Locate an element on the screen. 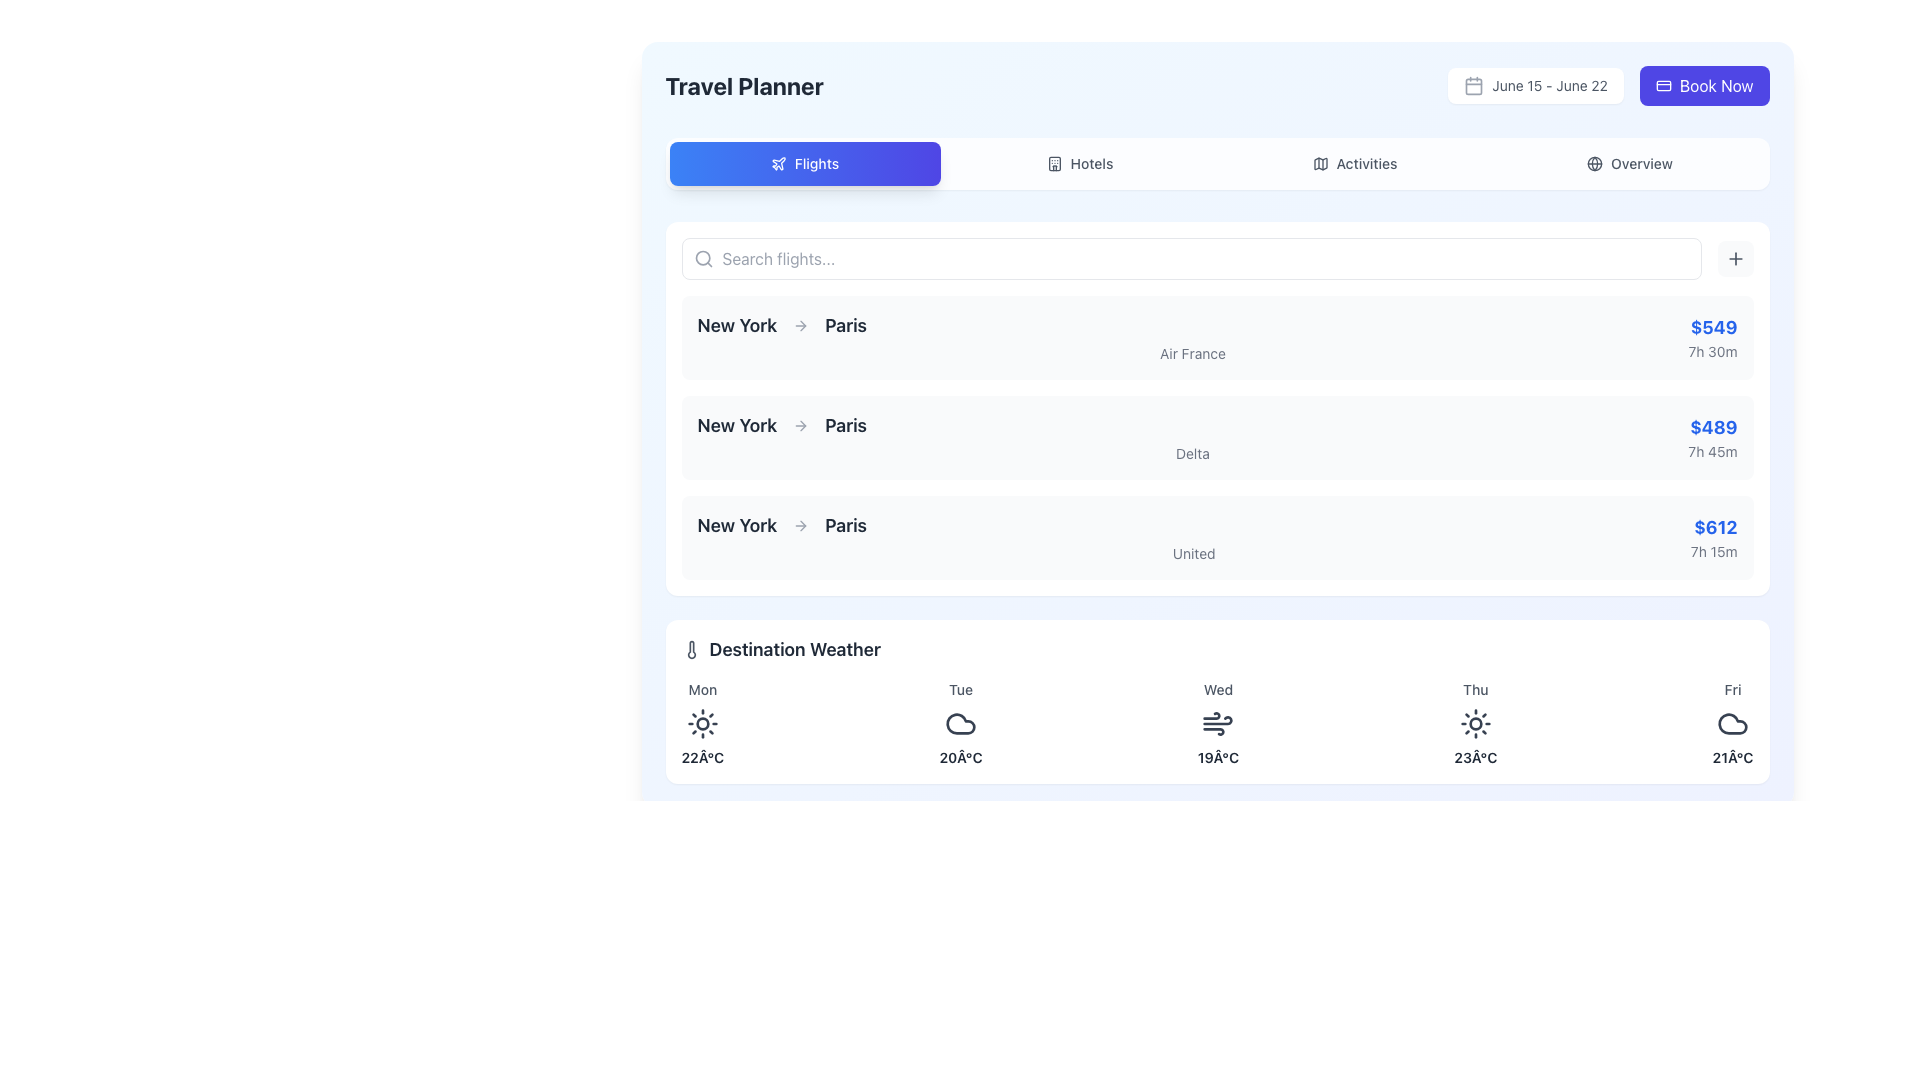 The width and height of the screenshot is (1920, 1080). the textual display element that shows 'New York', an arrow symbol, 'Paris', and 'Air France', which is the first row in the horizontal list of flight options is located at coordinates (1192, 337).